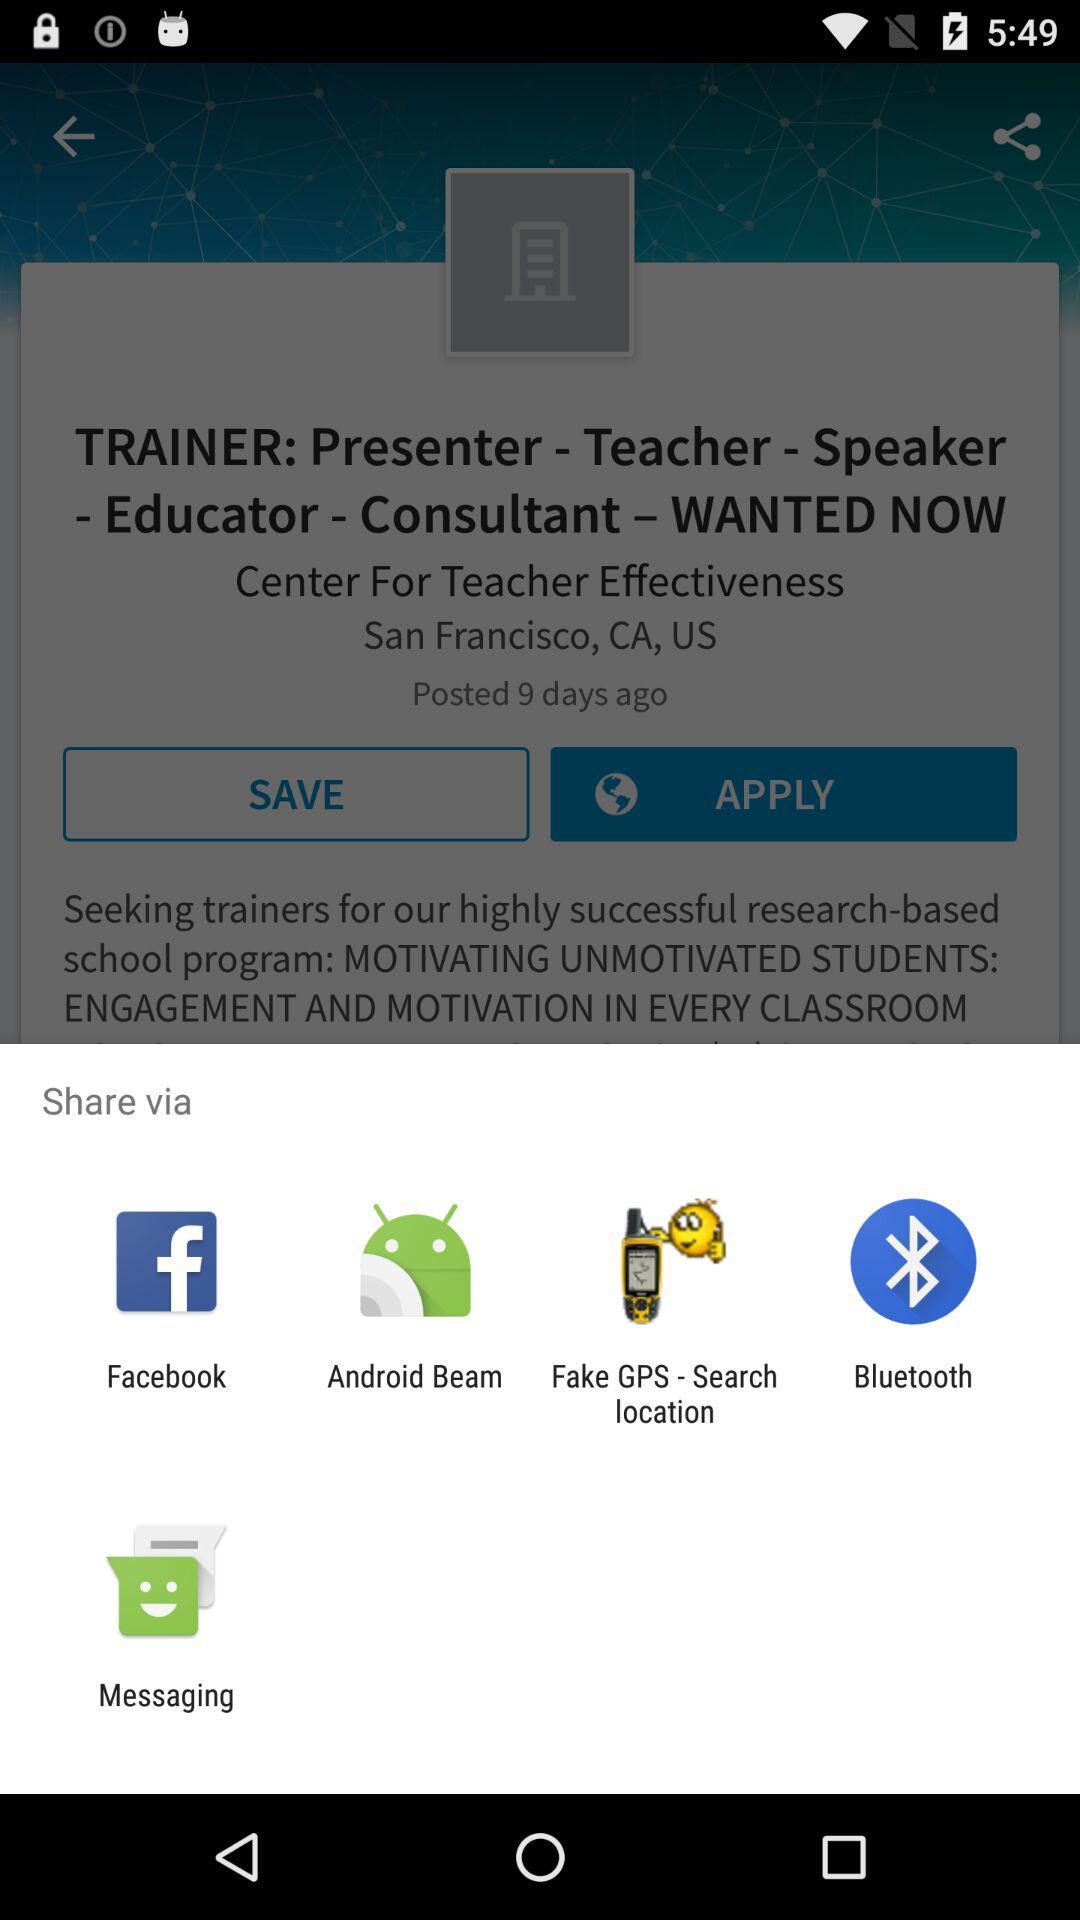 The height and width of the screenshot is (1920, 1080). What do you see at coordinates (664, 1392) in the screenshot?
I see `app next to android beam icon` at bounding box center [664, 1392].